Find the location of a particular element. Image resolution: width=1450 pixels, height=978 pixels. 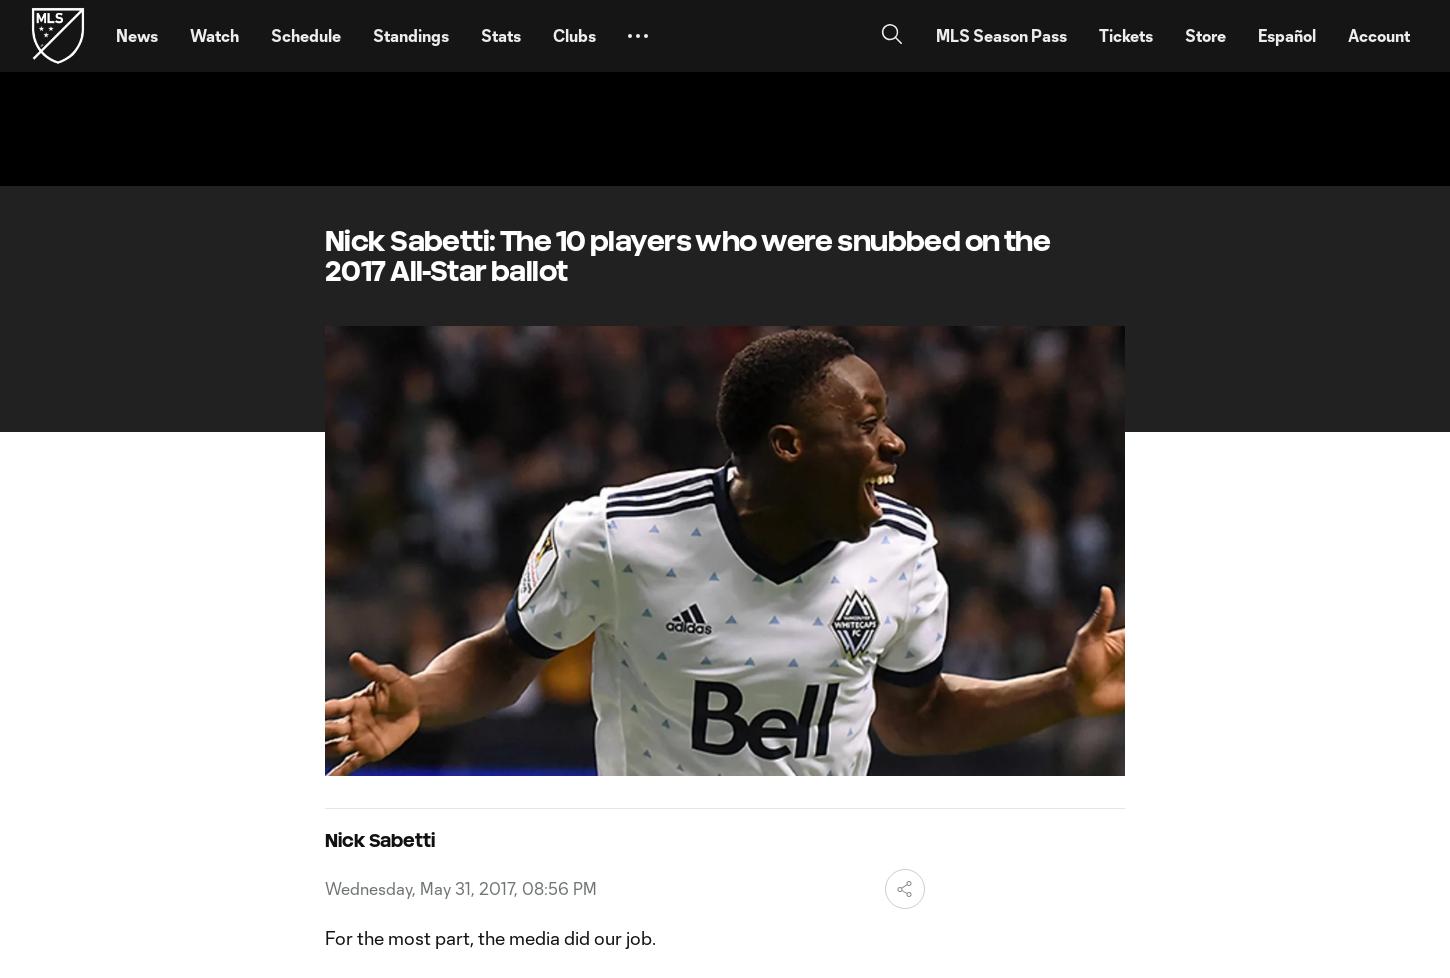

'Wednesday, May 31, 2017, 08:56 PM' is located at coordinates (459, 886).